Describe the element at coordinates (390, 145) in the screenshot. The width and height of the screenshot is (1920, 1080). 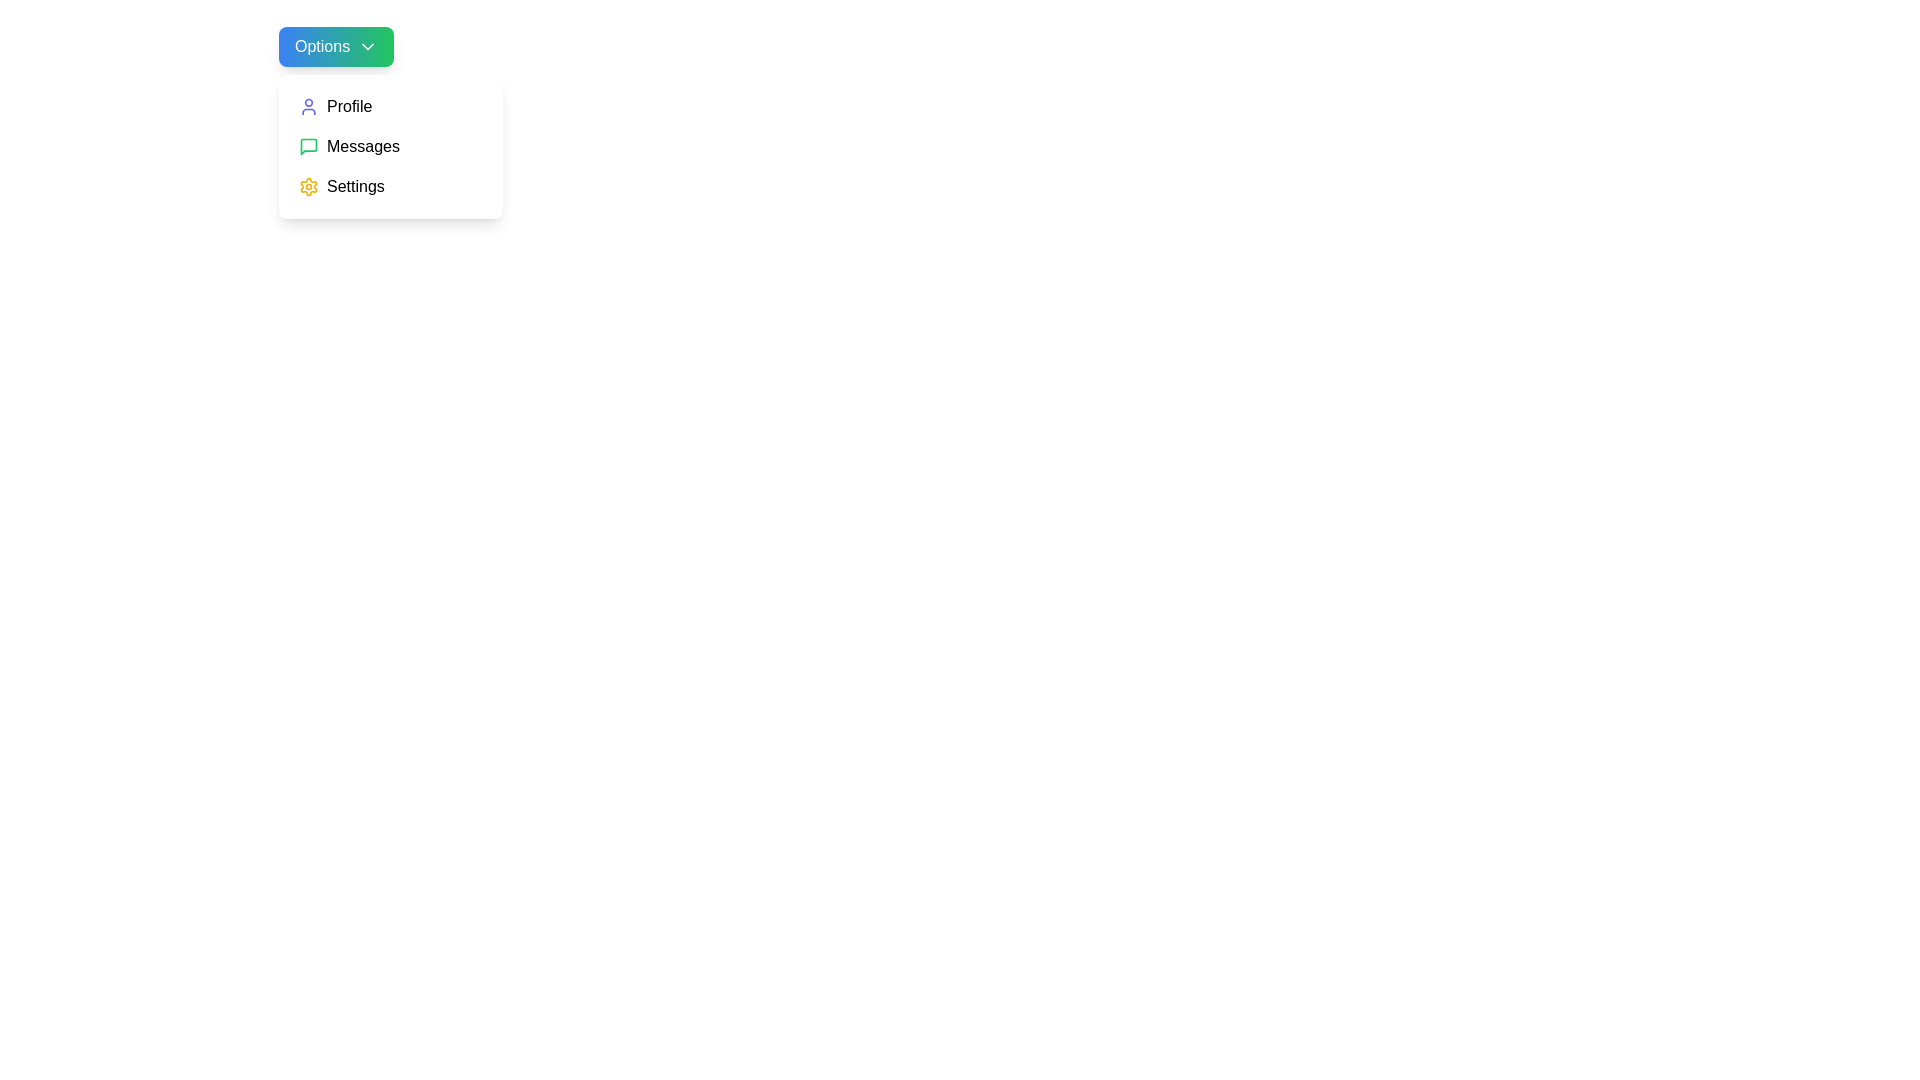
I see `the Messages option in the dropdown menu` at that location.